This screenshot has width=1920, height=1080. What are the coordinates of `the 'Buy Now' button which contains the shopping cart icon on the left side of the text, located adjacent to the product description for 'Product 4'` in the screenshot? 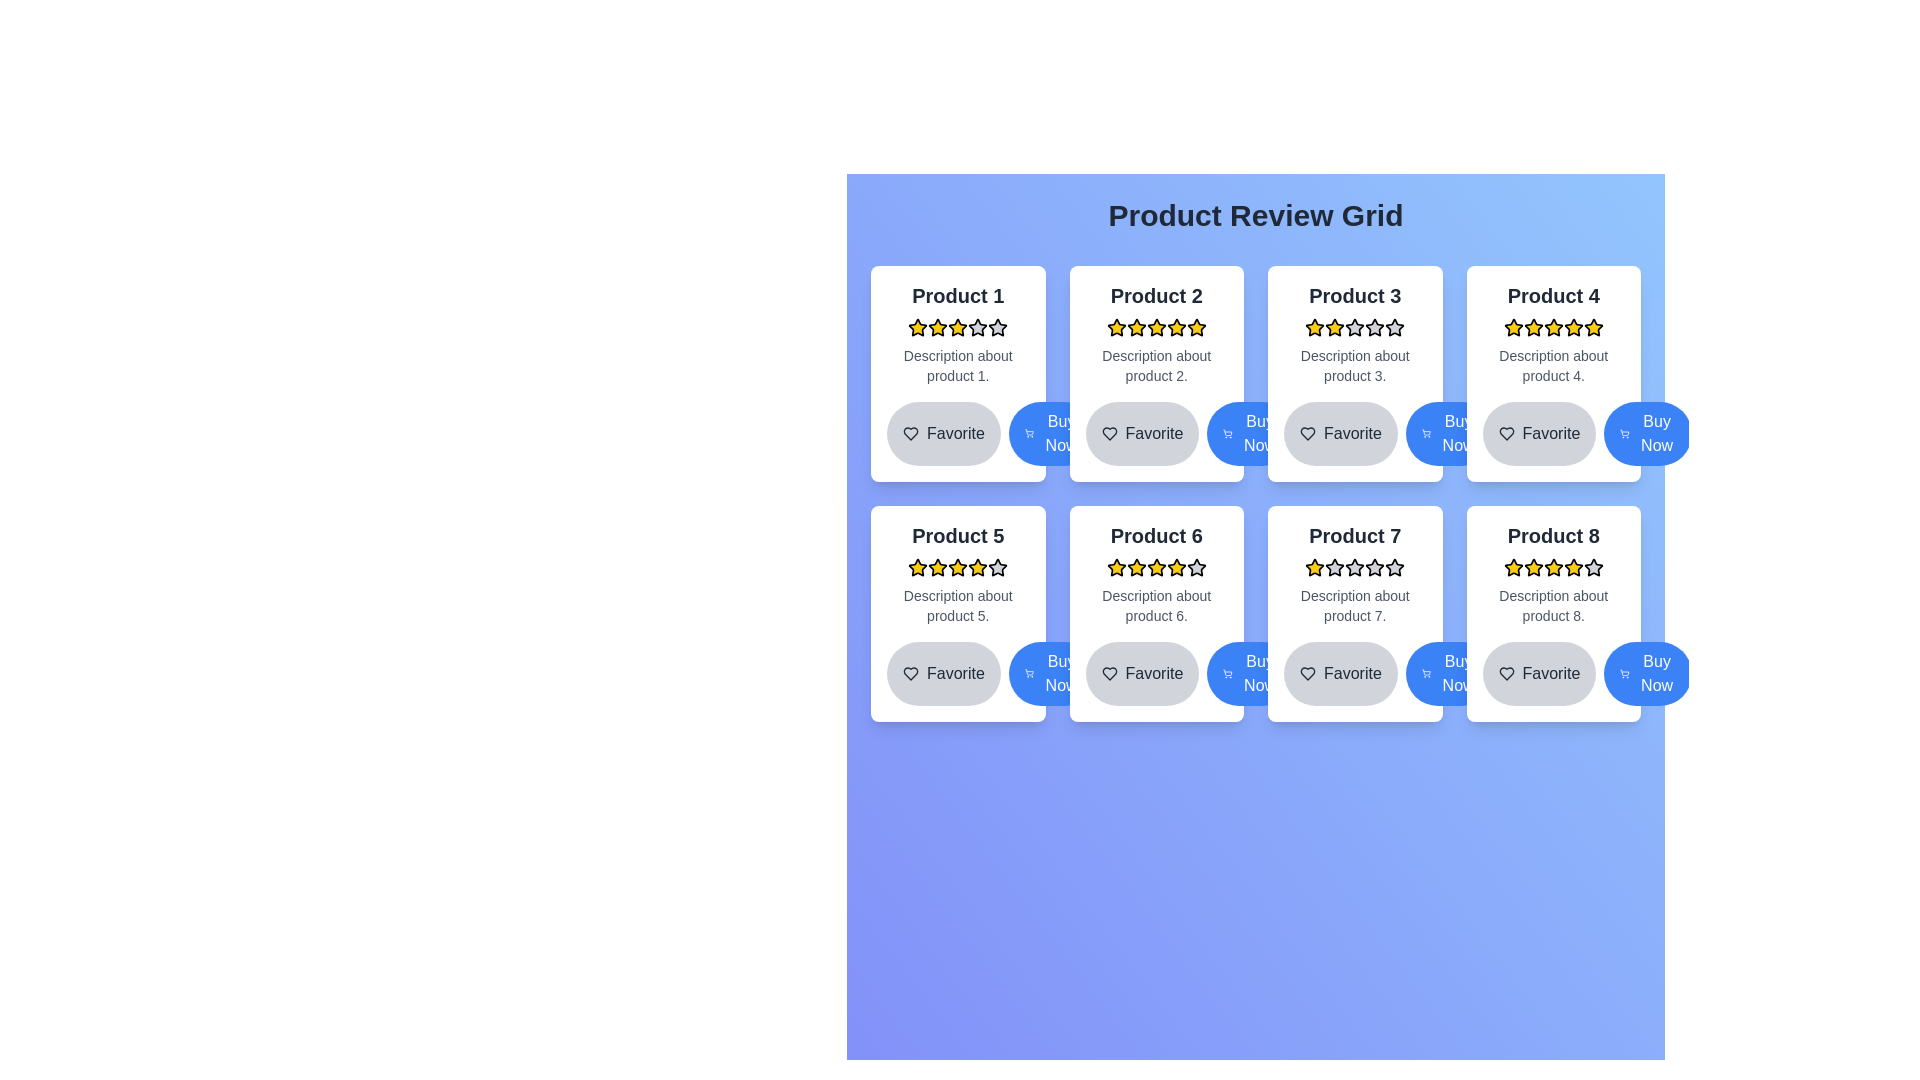 It's located at (1625, 433).